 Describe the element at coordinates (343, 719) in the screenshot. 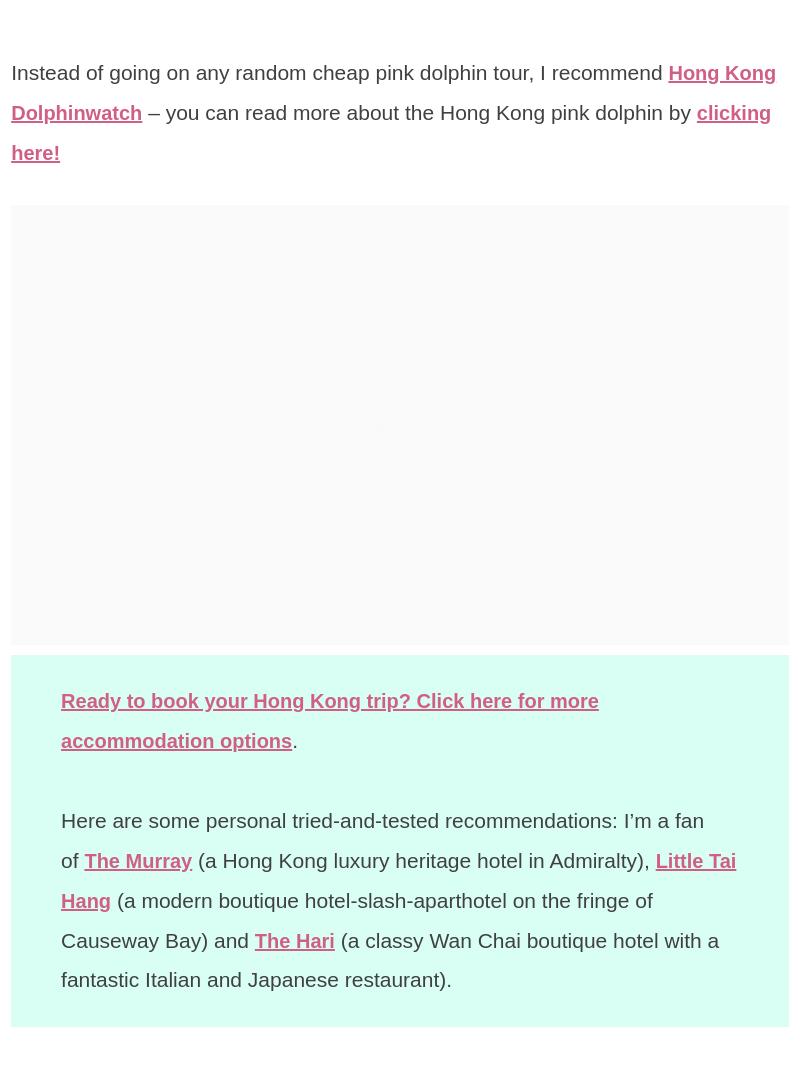

I see `'Ready to book your Hong Kong trip? Click here for more accommodation options'` at that location.